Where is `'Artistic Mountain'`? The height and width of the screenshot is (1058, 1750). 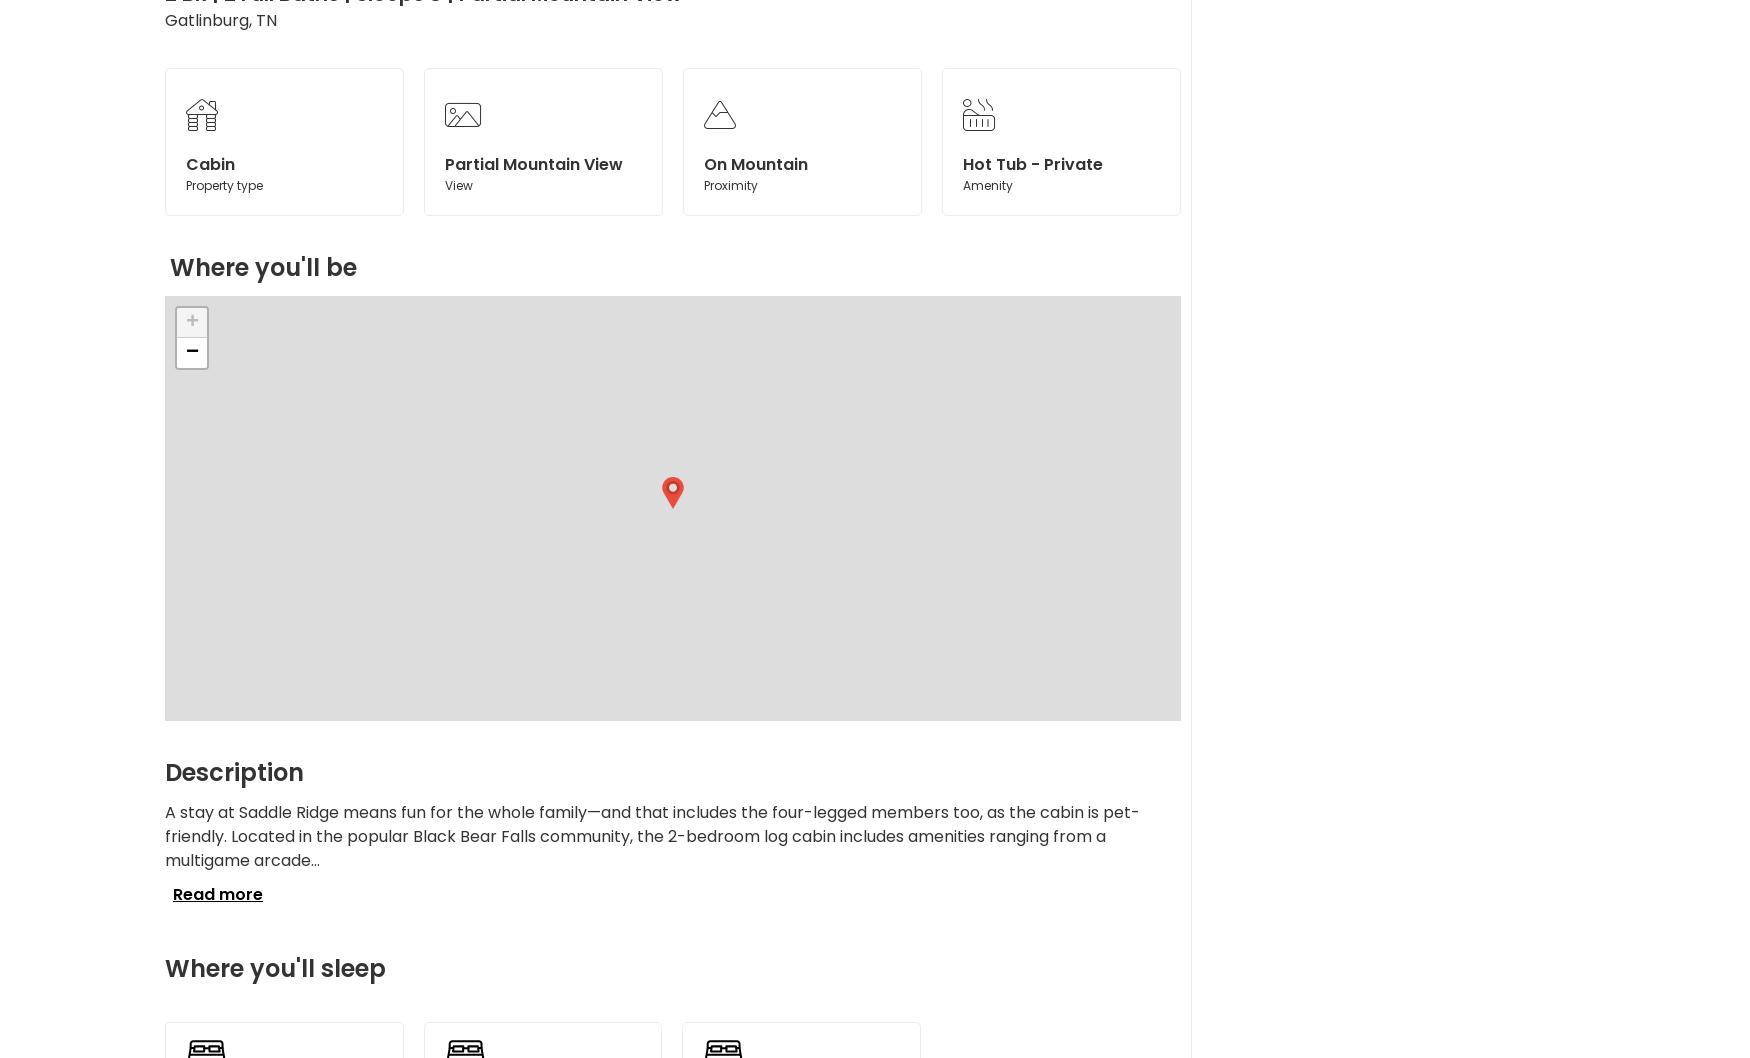 'Artistic Mountain' is located at coordinates (964, 222).